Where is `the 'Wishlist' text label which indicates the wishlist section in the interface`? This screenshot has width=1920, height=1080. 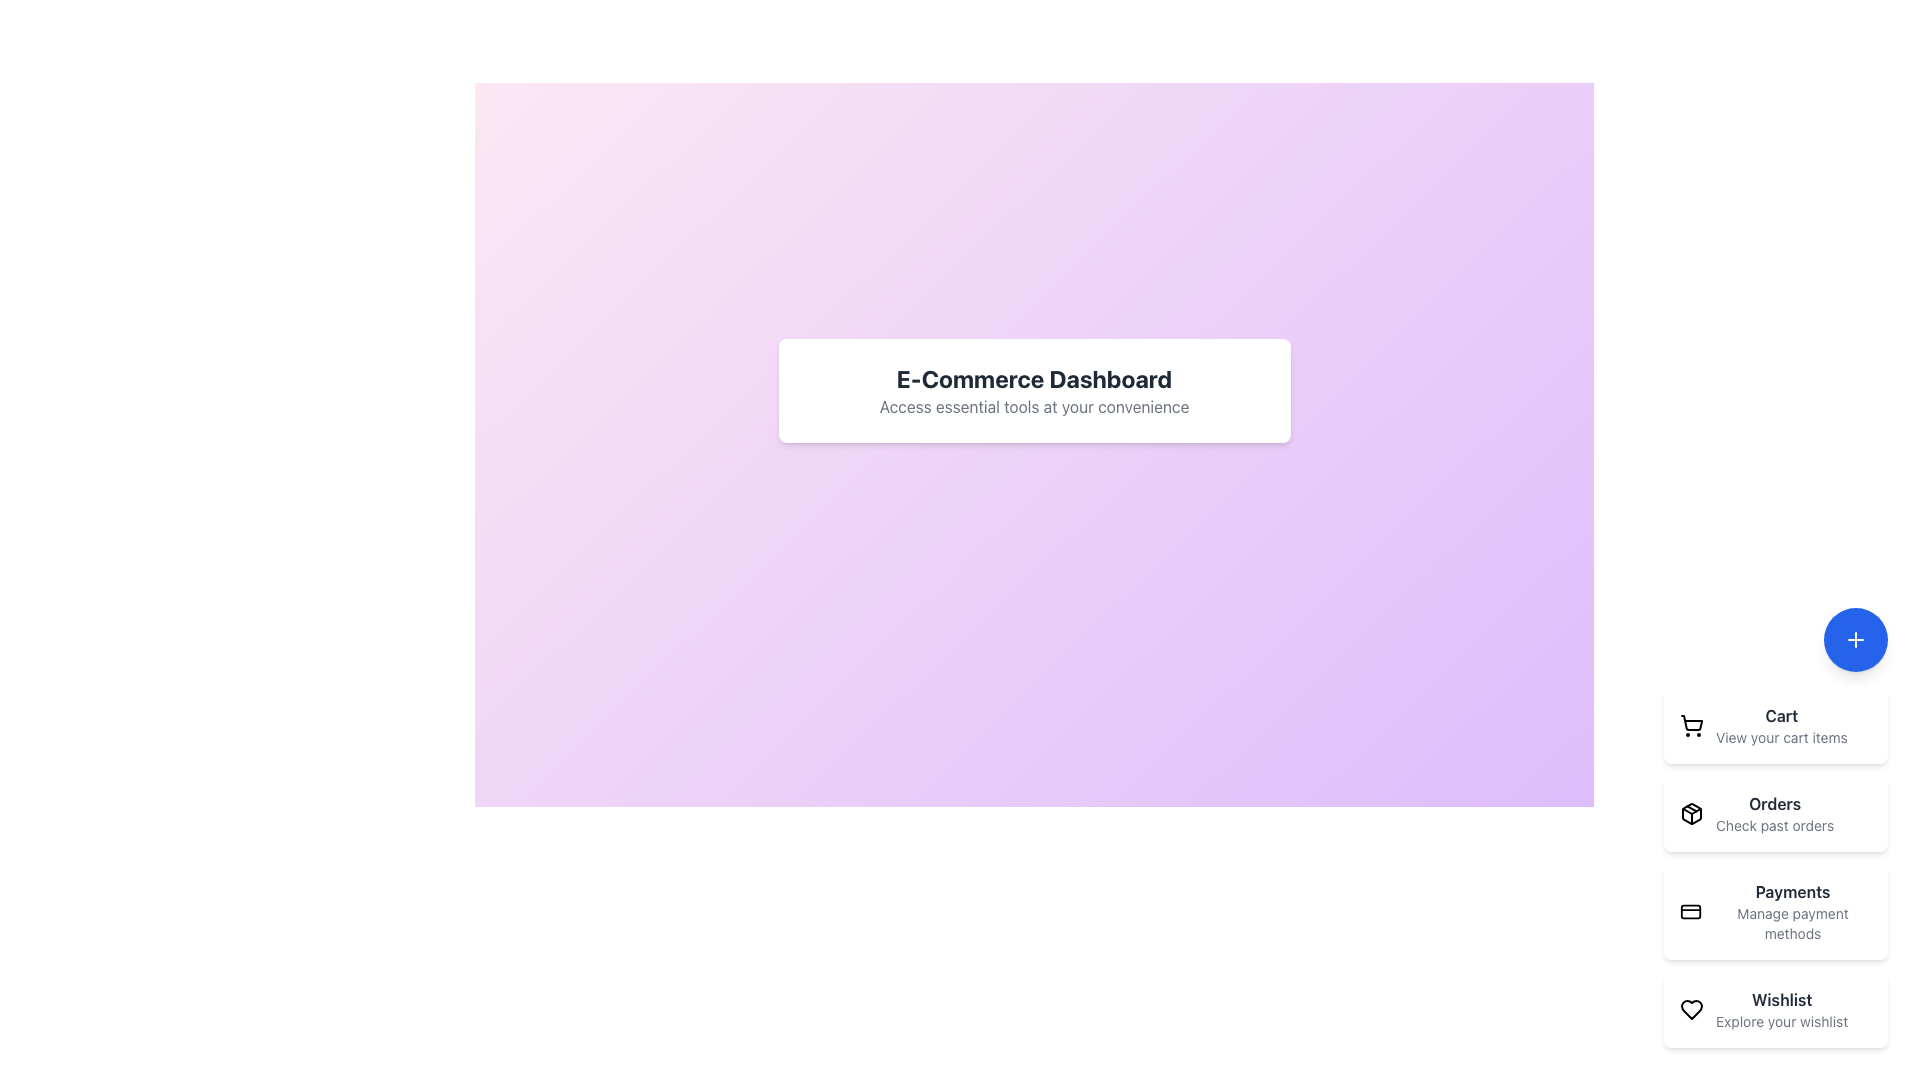
the 'Wishlist' text label which indicates the wishlist section in the interface is located at coordinates (1782, 999).